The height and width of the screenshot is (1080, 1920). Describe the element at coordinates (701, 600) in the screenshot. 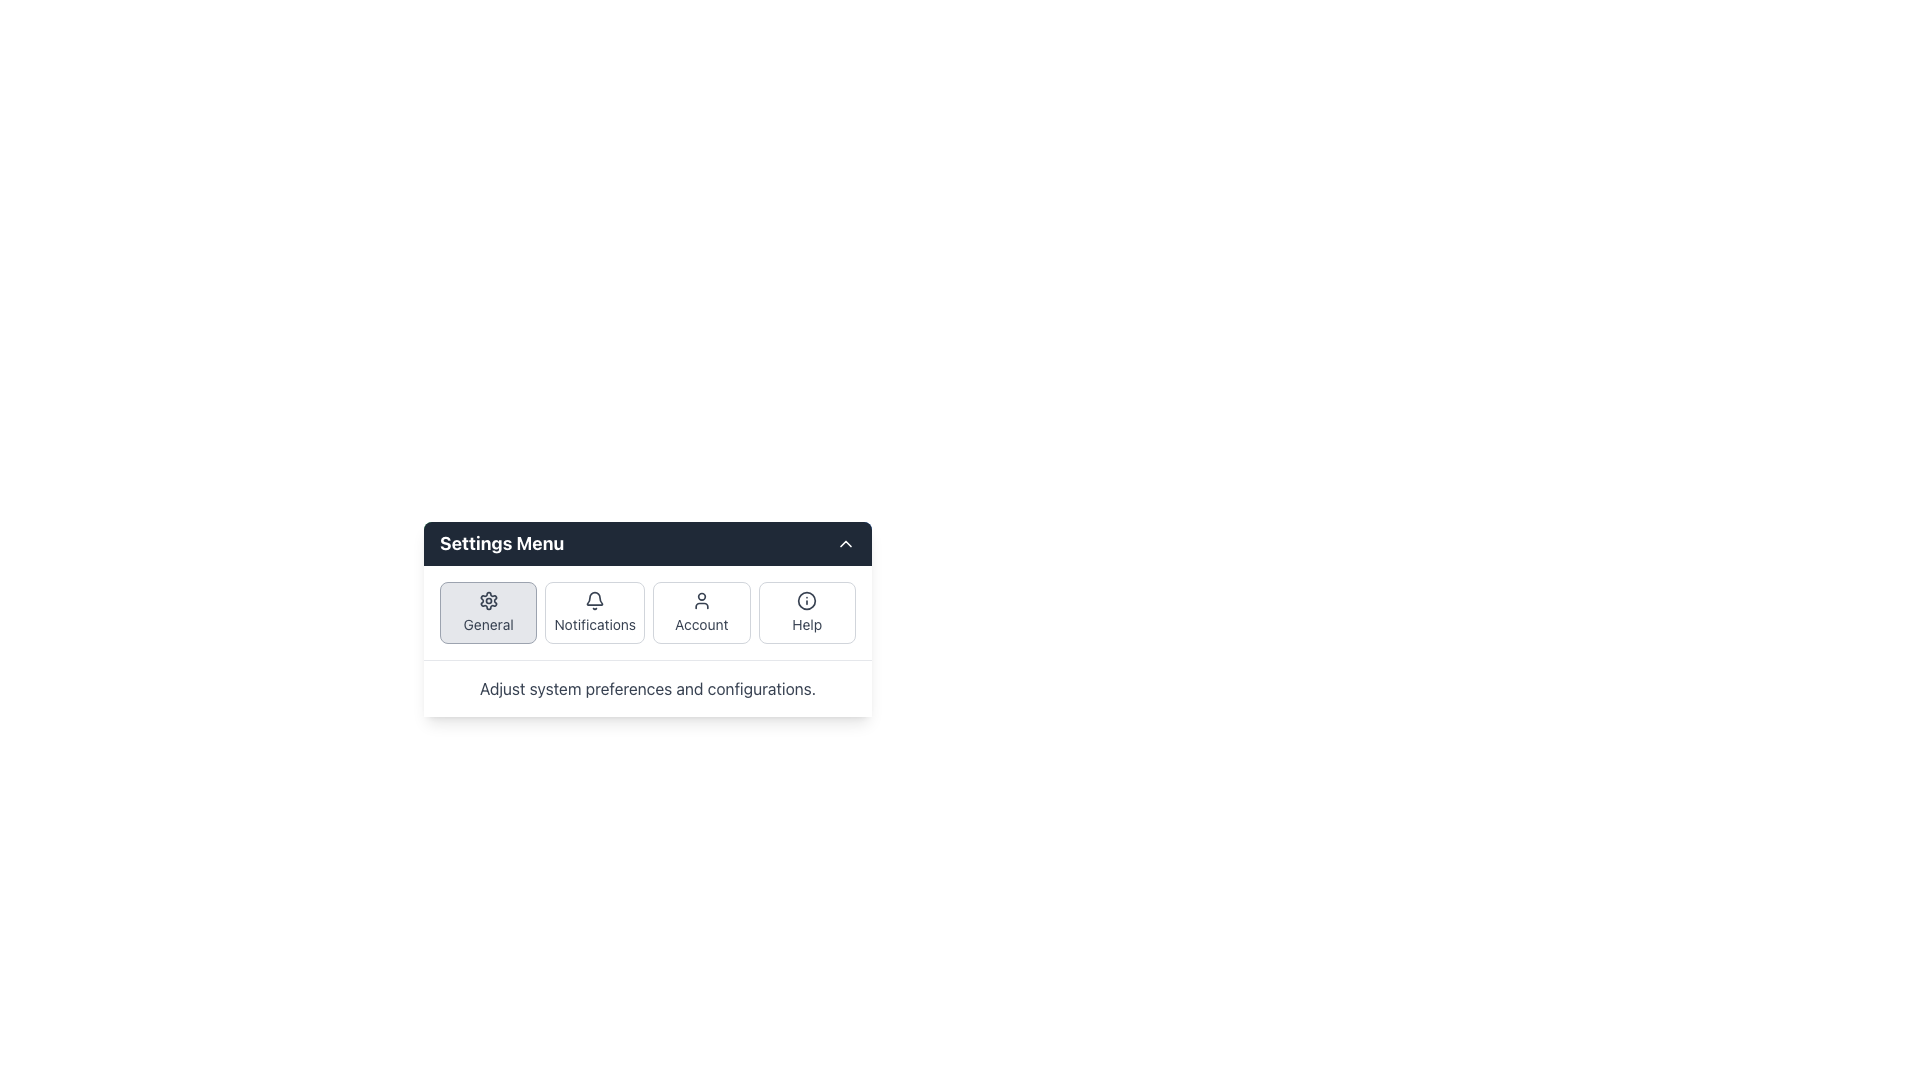

I see `the account settings icon located in the navigation menu, positioned directly above the 'Account' label, which is the third icon from the left` at that location.